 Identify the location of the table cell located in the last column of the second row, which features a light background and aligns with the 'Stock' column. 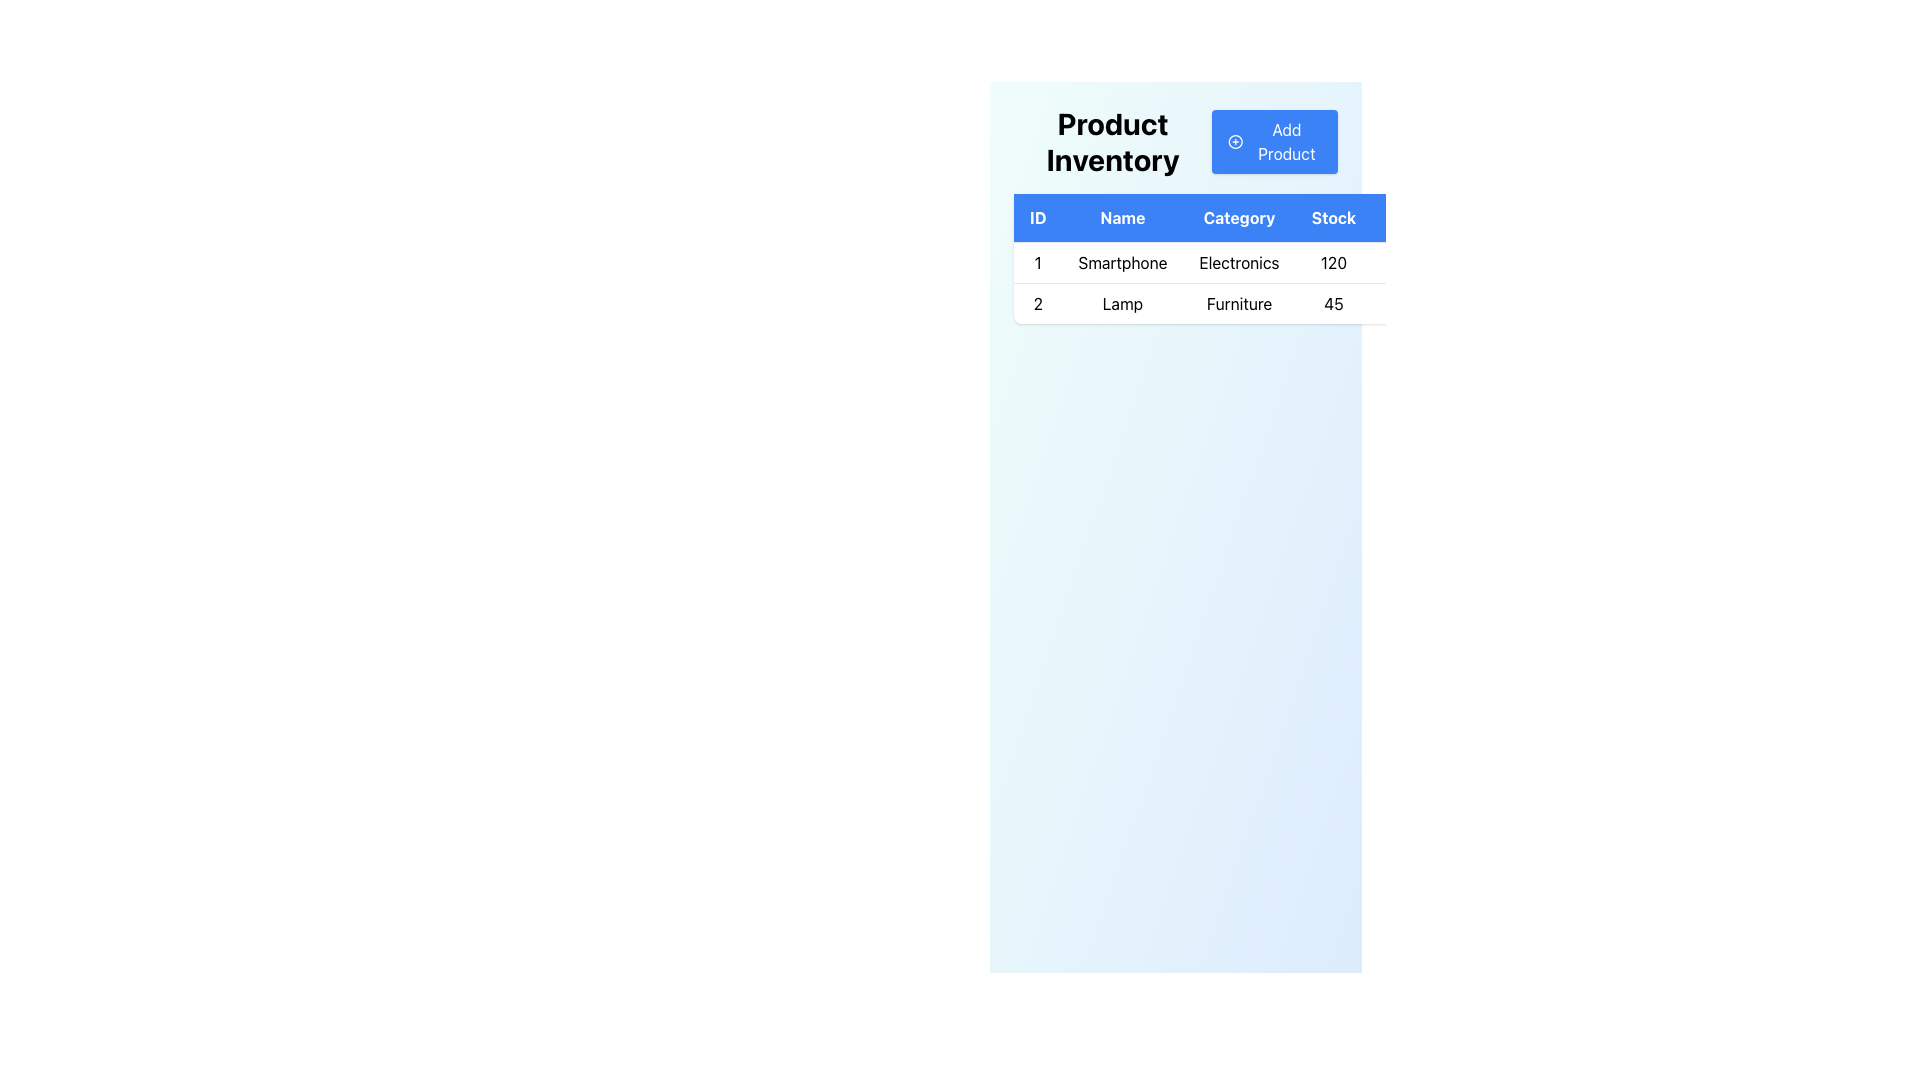
(1416, 303).